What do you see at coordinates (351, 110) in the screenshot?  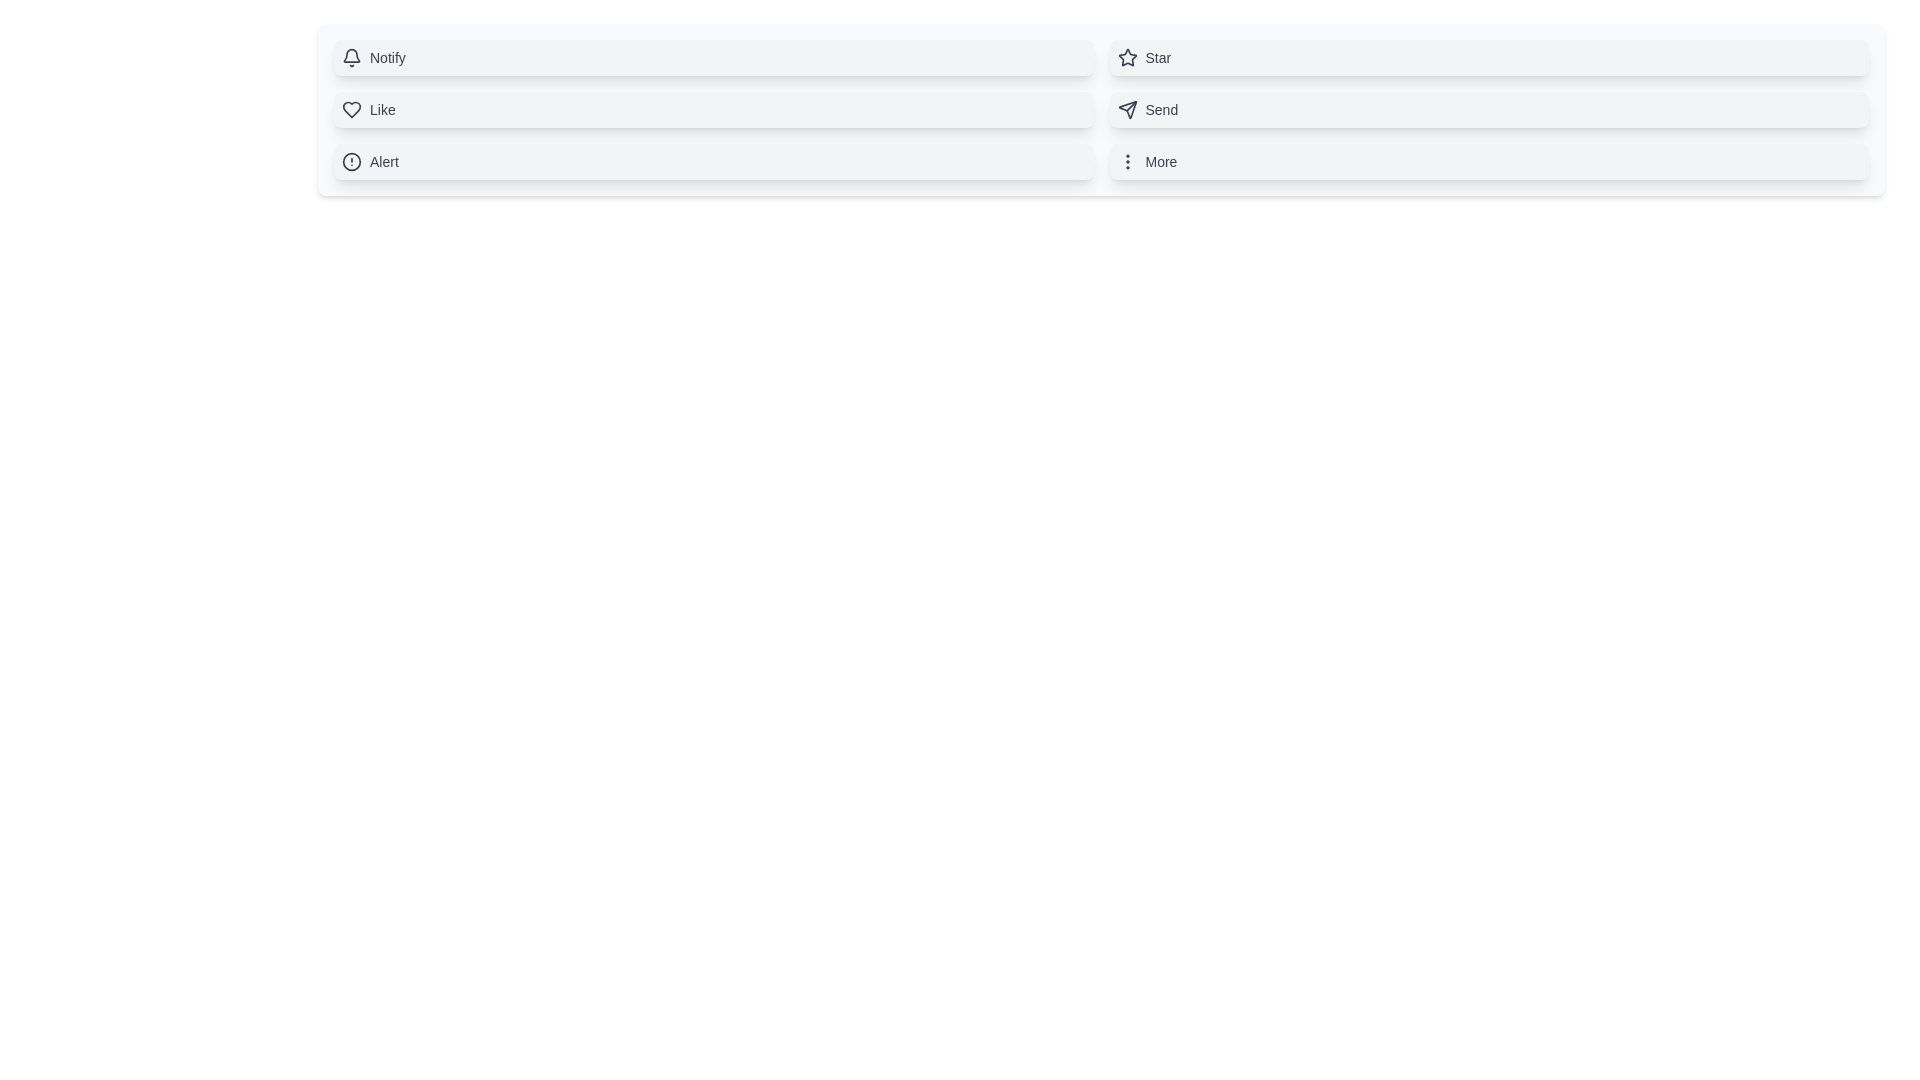 I see `the Heart-shaped icon representing the 'Like' action, which is positioned to the left of the 'Like' text label within a horizontal layout` at bounding box center [351, 110].